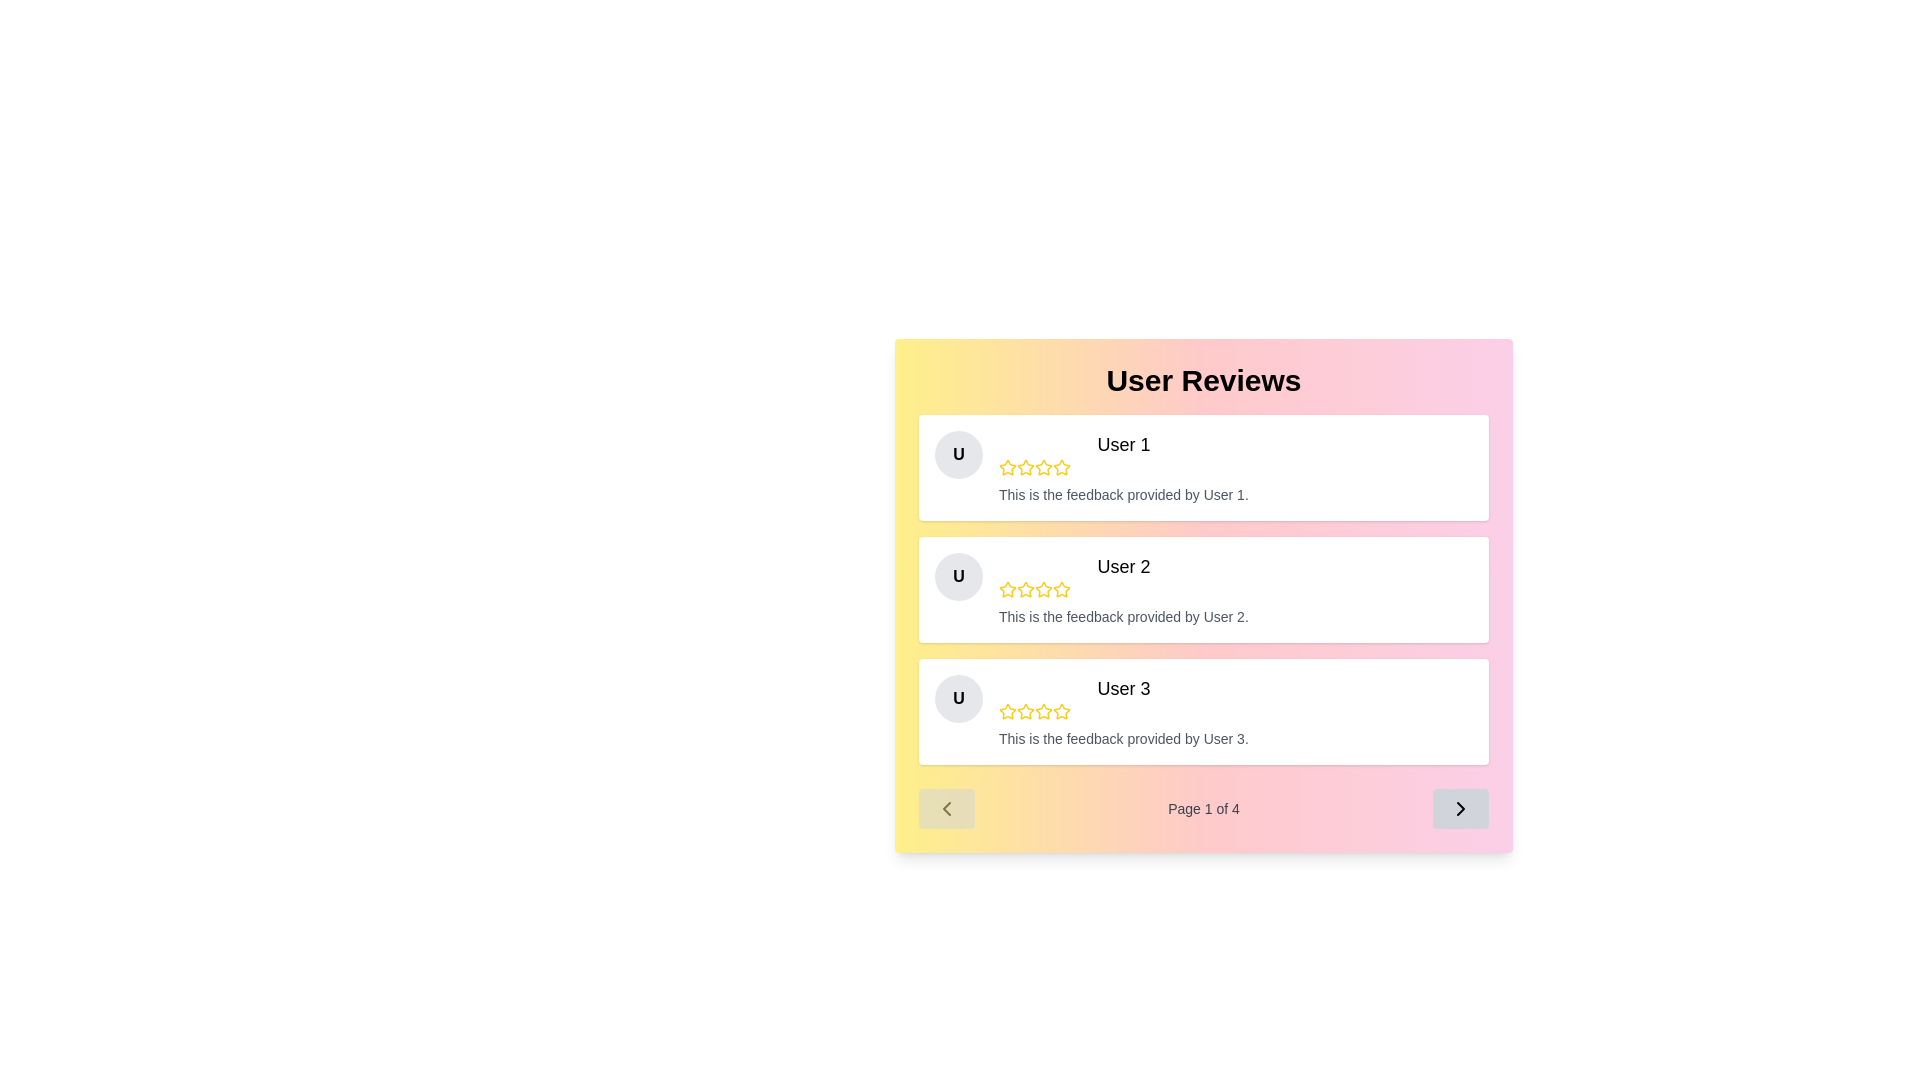 The image size is (1920, 1080). What do you see at coordinates (1123, 494) in the screenshot?
I see `feedback text block styled with a smaller font size and gray color, which contains the text 'This is the feedback provided by User 1.' located below the user name and rating section in the first review card` at bounding box center [1123, 494].